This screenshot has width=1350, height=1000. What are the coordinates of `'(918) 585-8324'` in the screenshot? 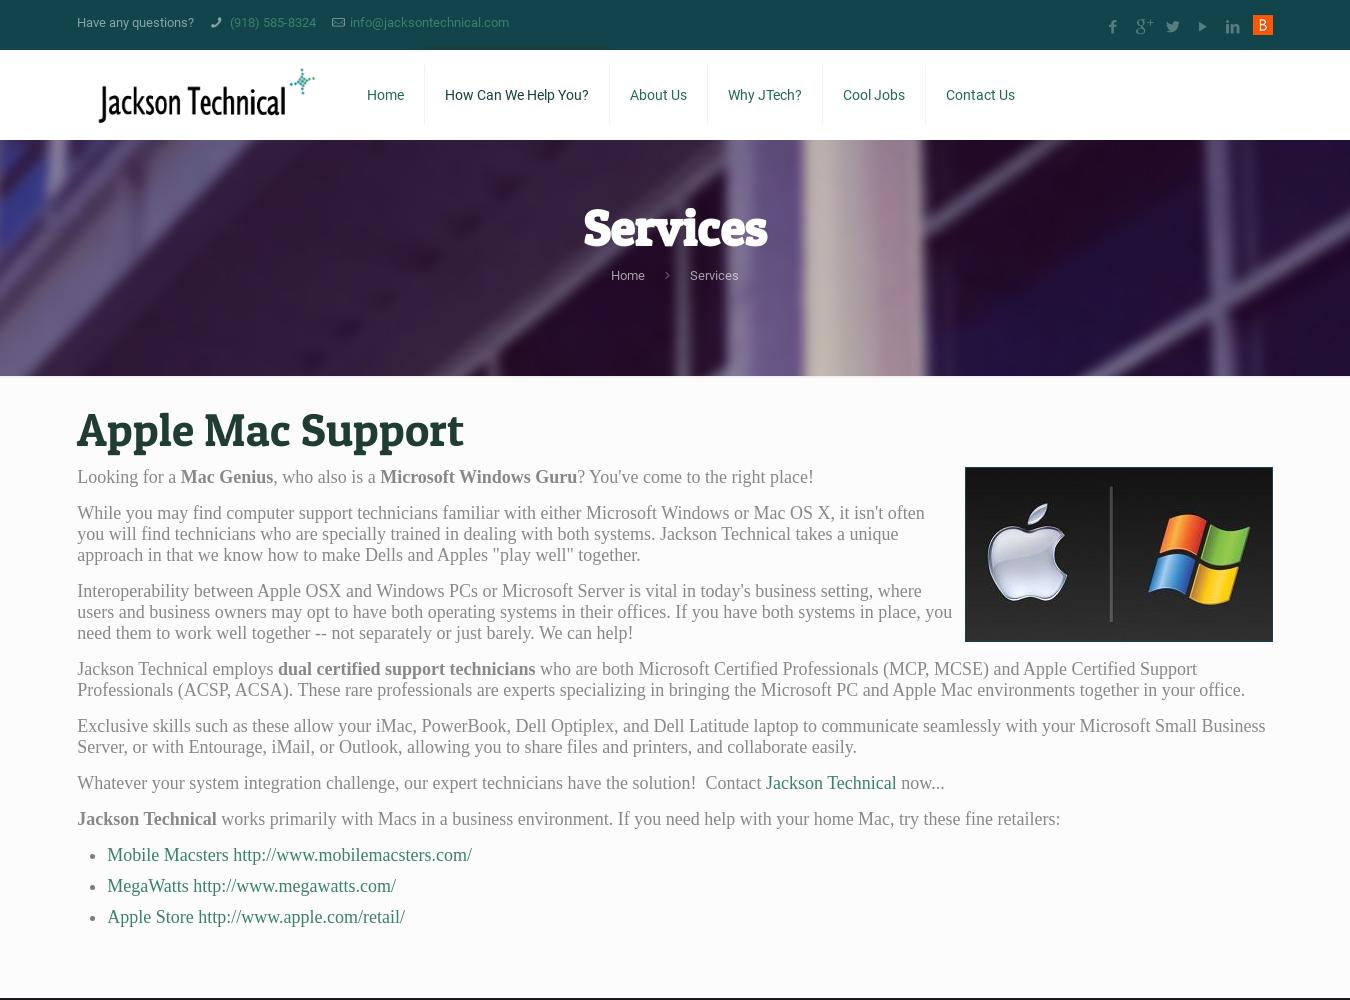 It's located at (271, 22).